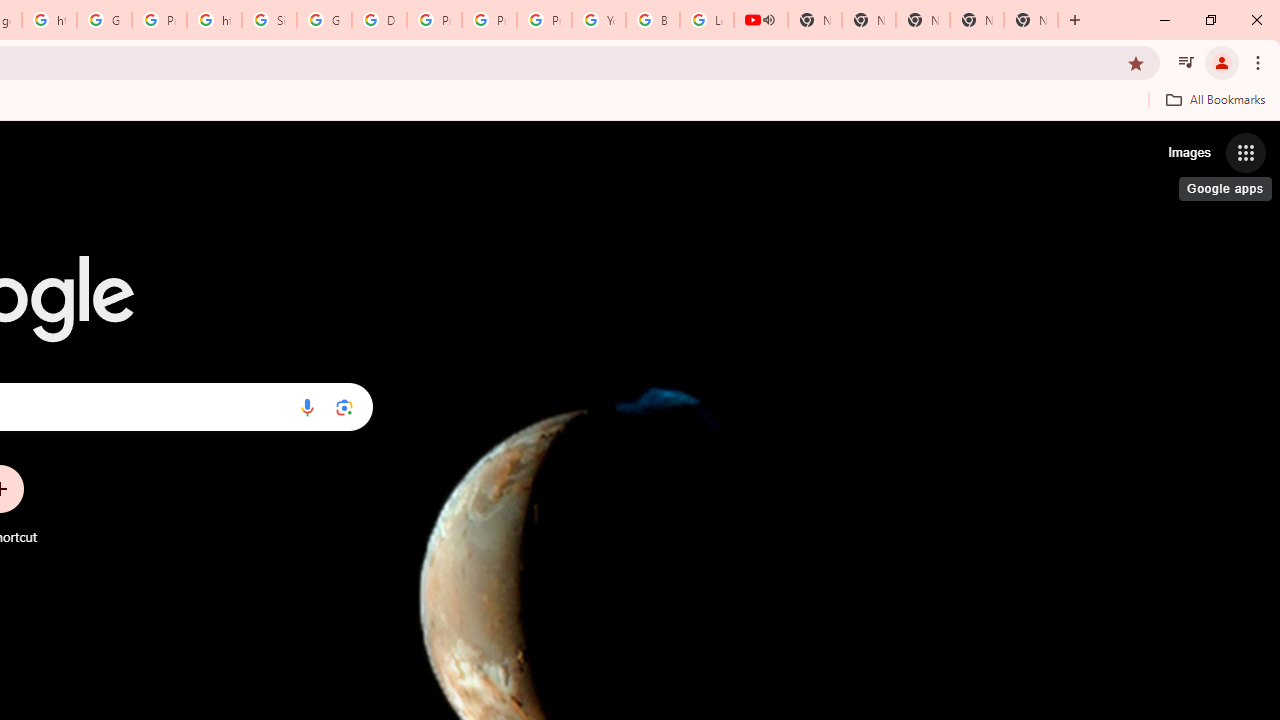 The height and width of the screenshot is (720, 1280). Describe the element at coordinates (489, 20) in the screenshot. I see `'Privacy Help Center - Policies Help'` at that location.